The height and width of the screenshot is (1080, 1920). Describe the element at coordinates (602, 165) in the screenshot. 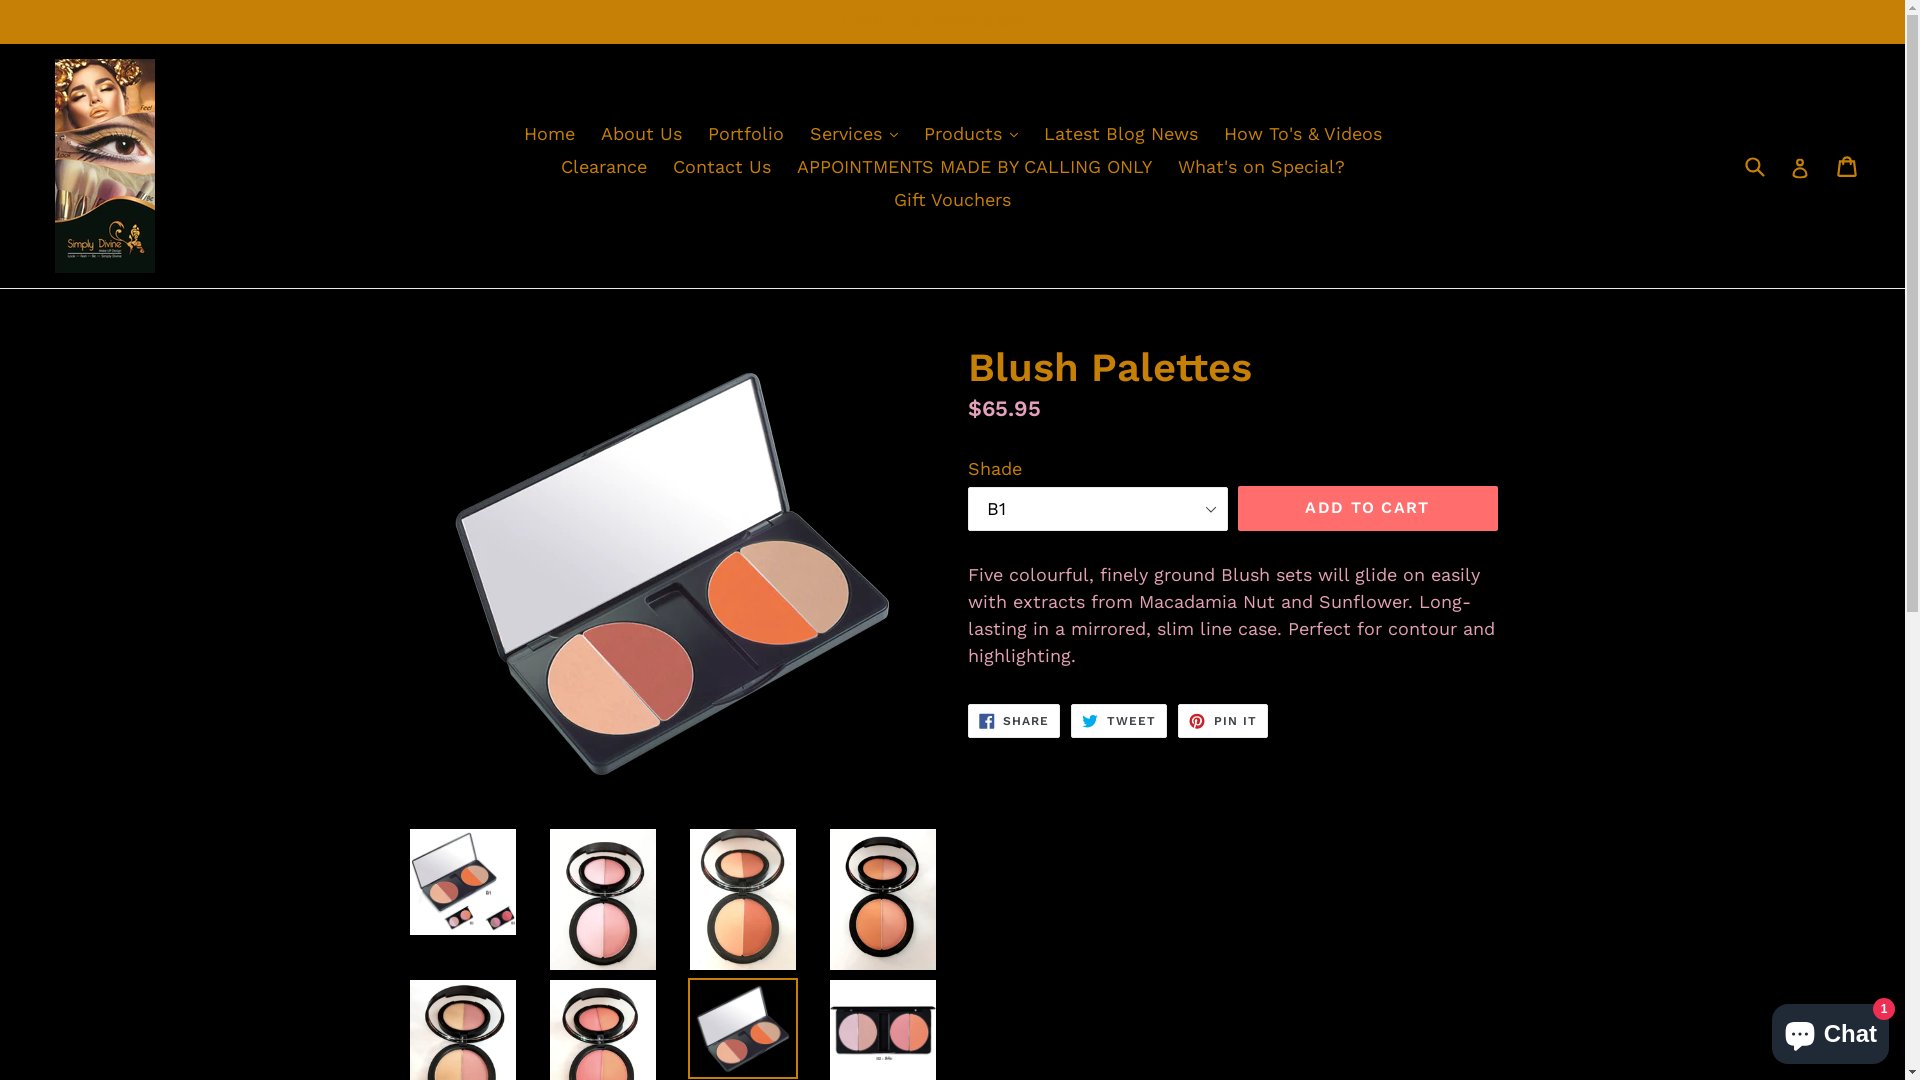

I see `'Clearance'` at that location.